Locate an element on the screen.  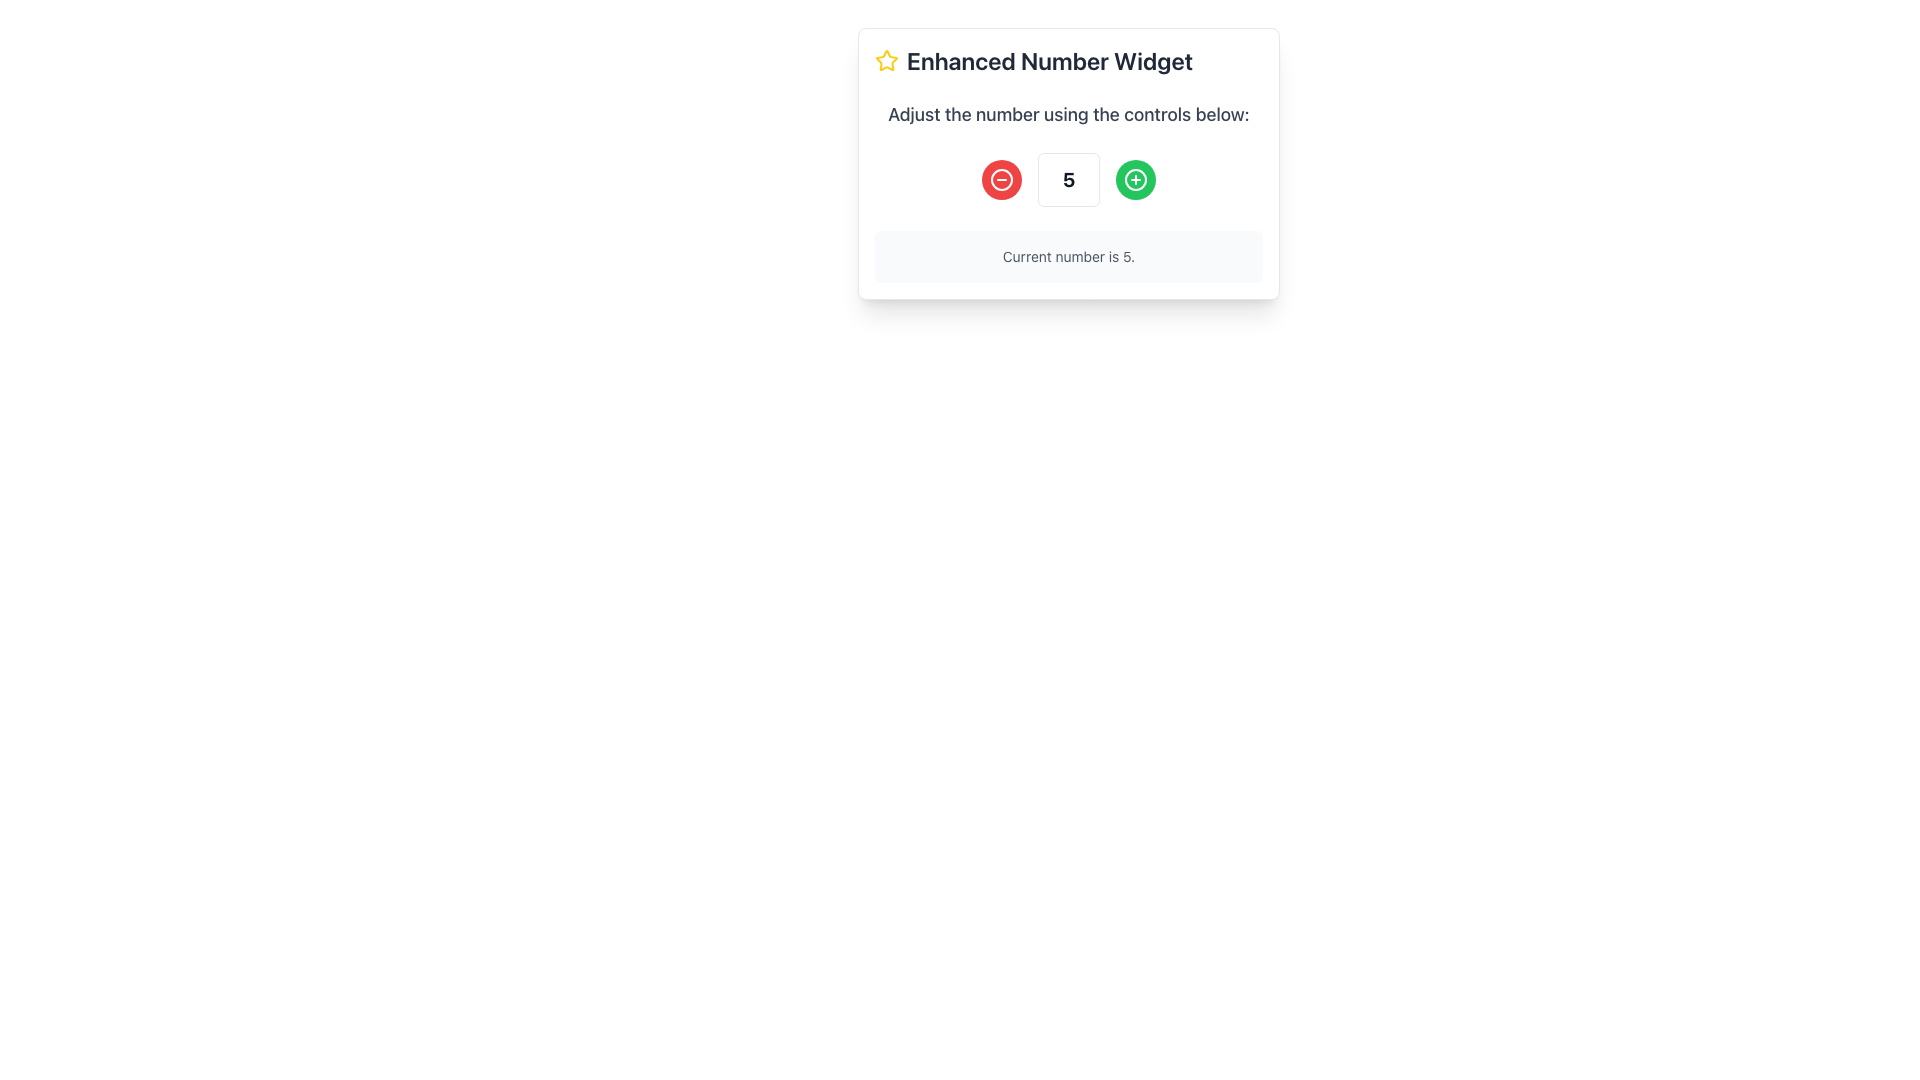
the circular icon button with a red background and white minus symbol is located at coordinates (1001, 180).